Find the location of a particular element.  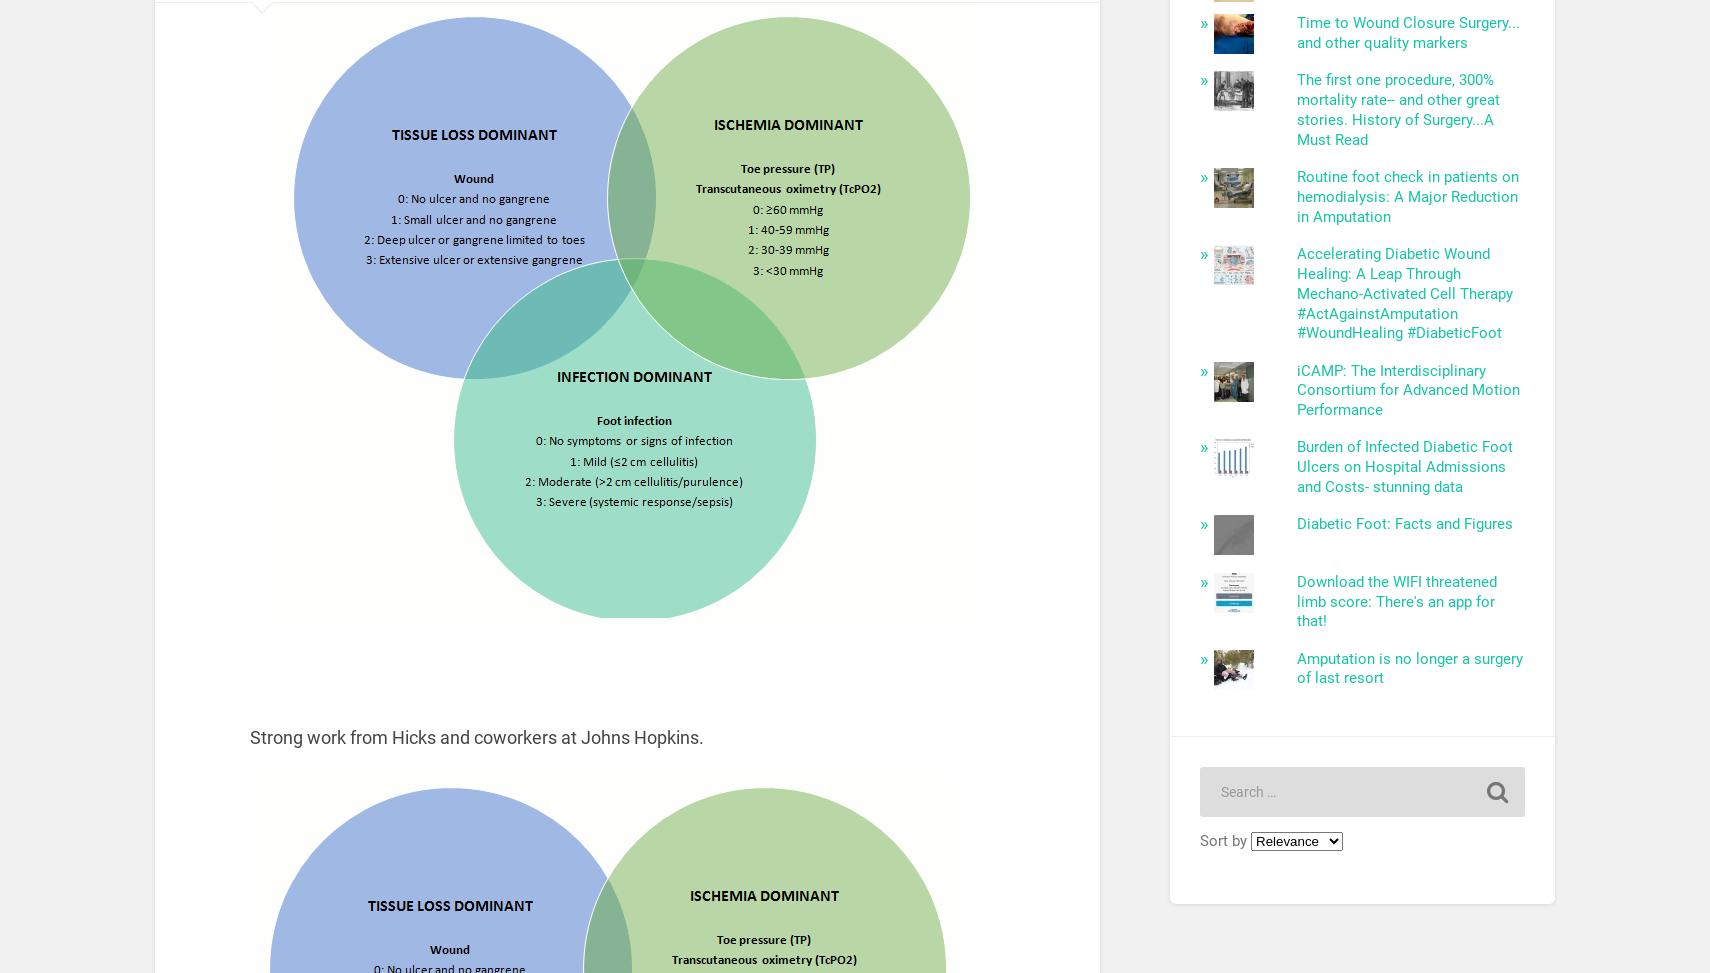

'Time to Wound Closure Surgery... and other quality markers' is located at coordinates (1296, 32).